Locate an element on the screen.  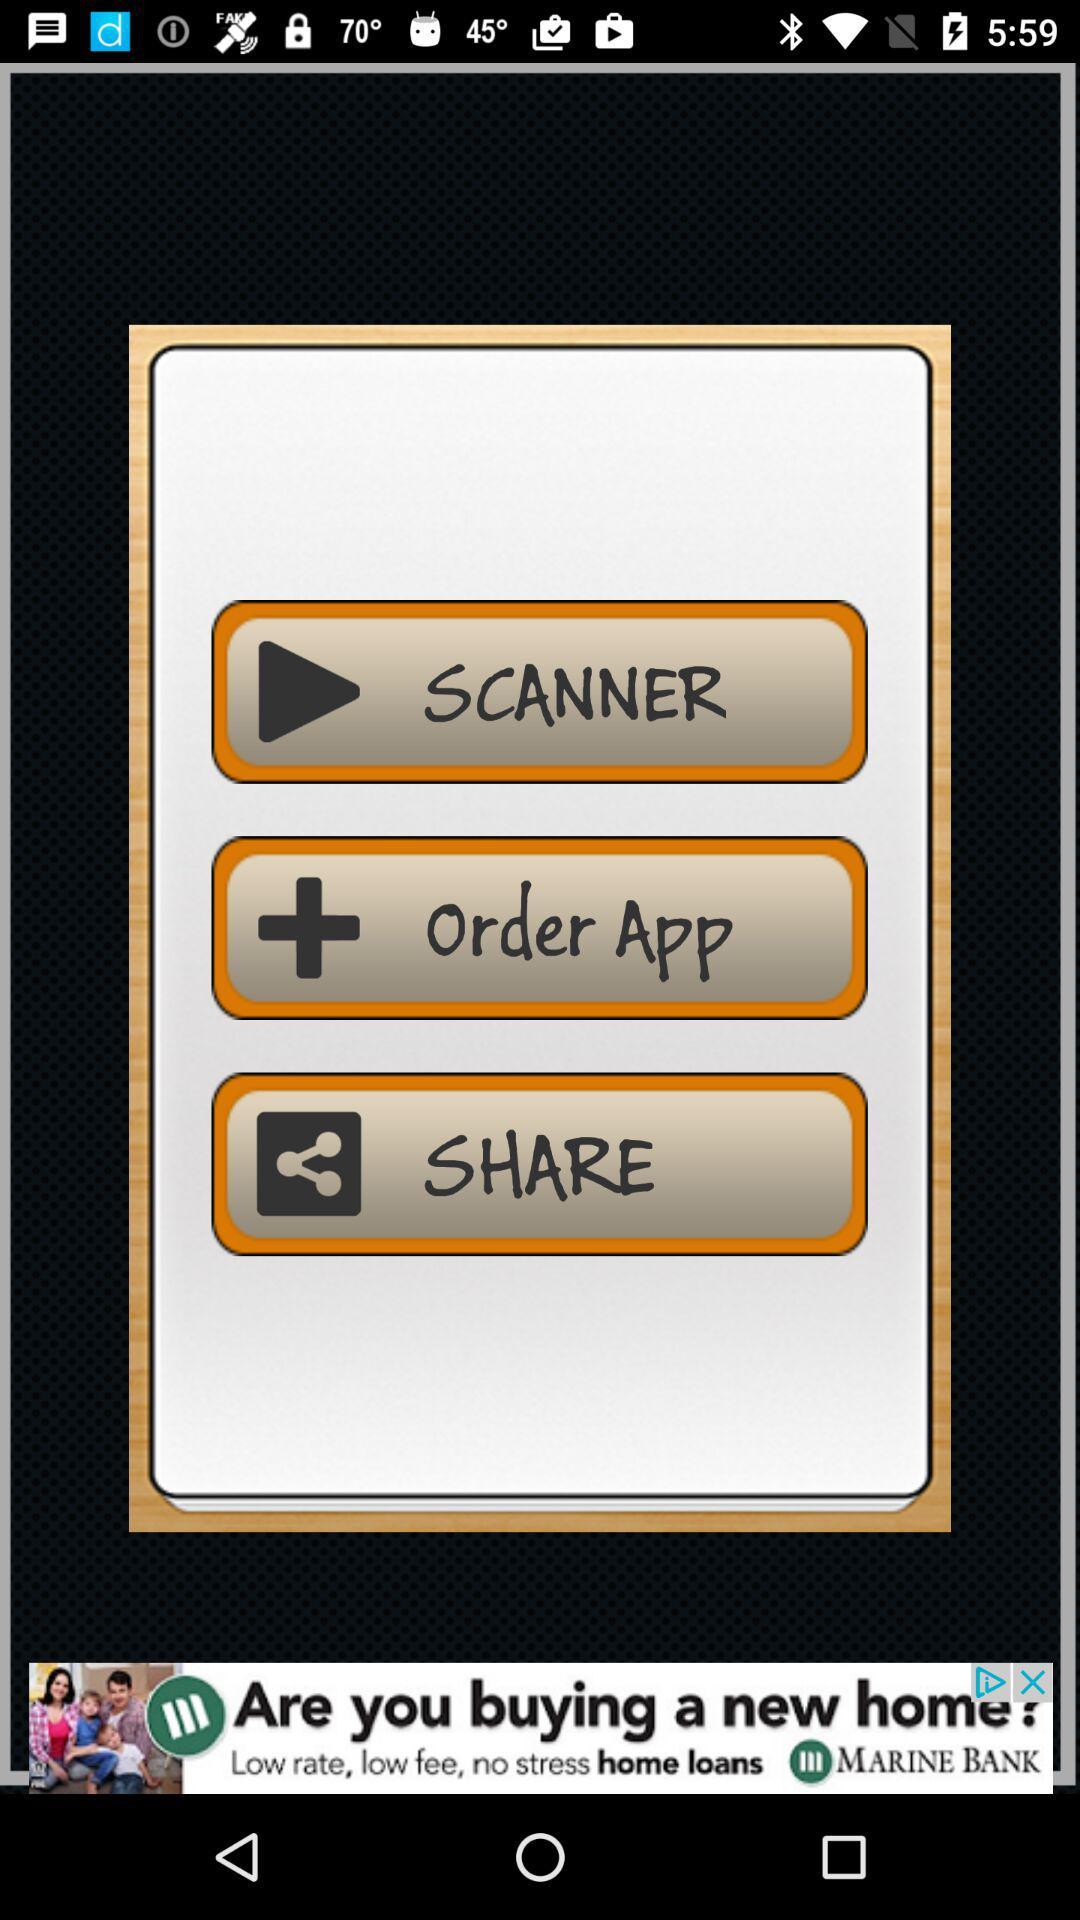
the advertisement is located at coordinates (540, 1727).